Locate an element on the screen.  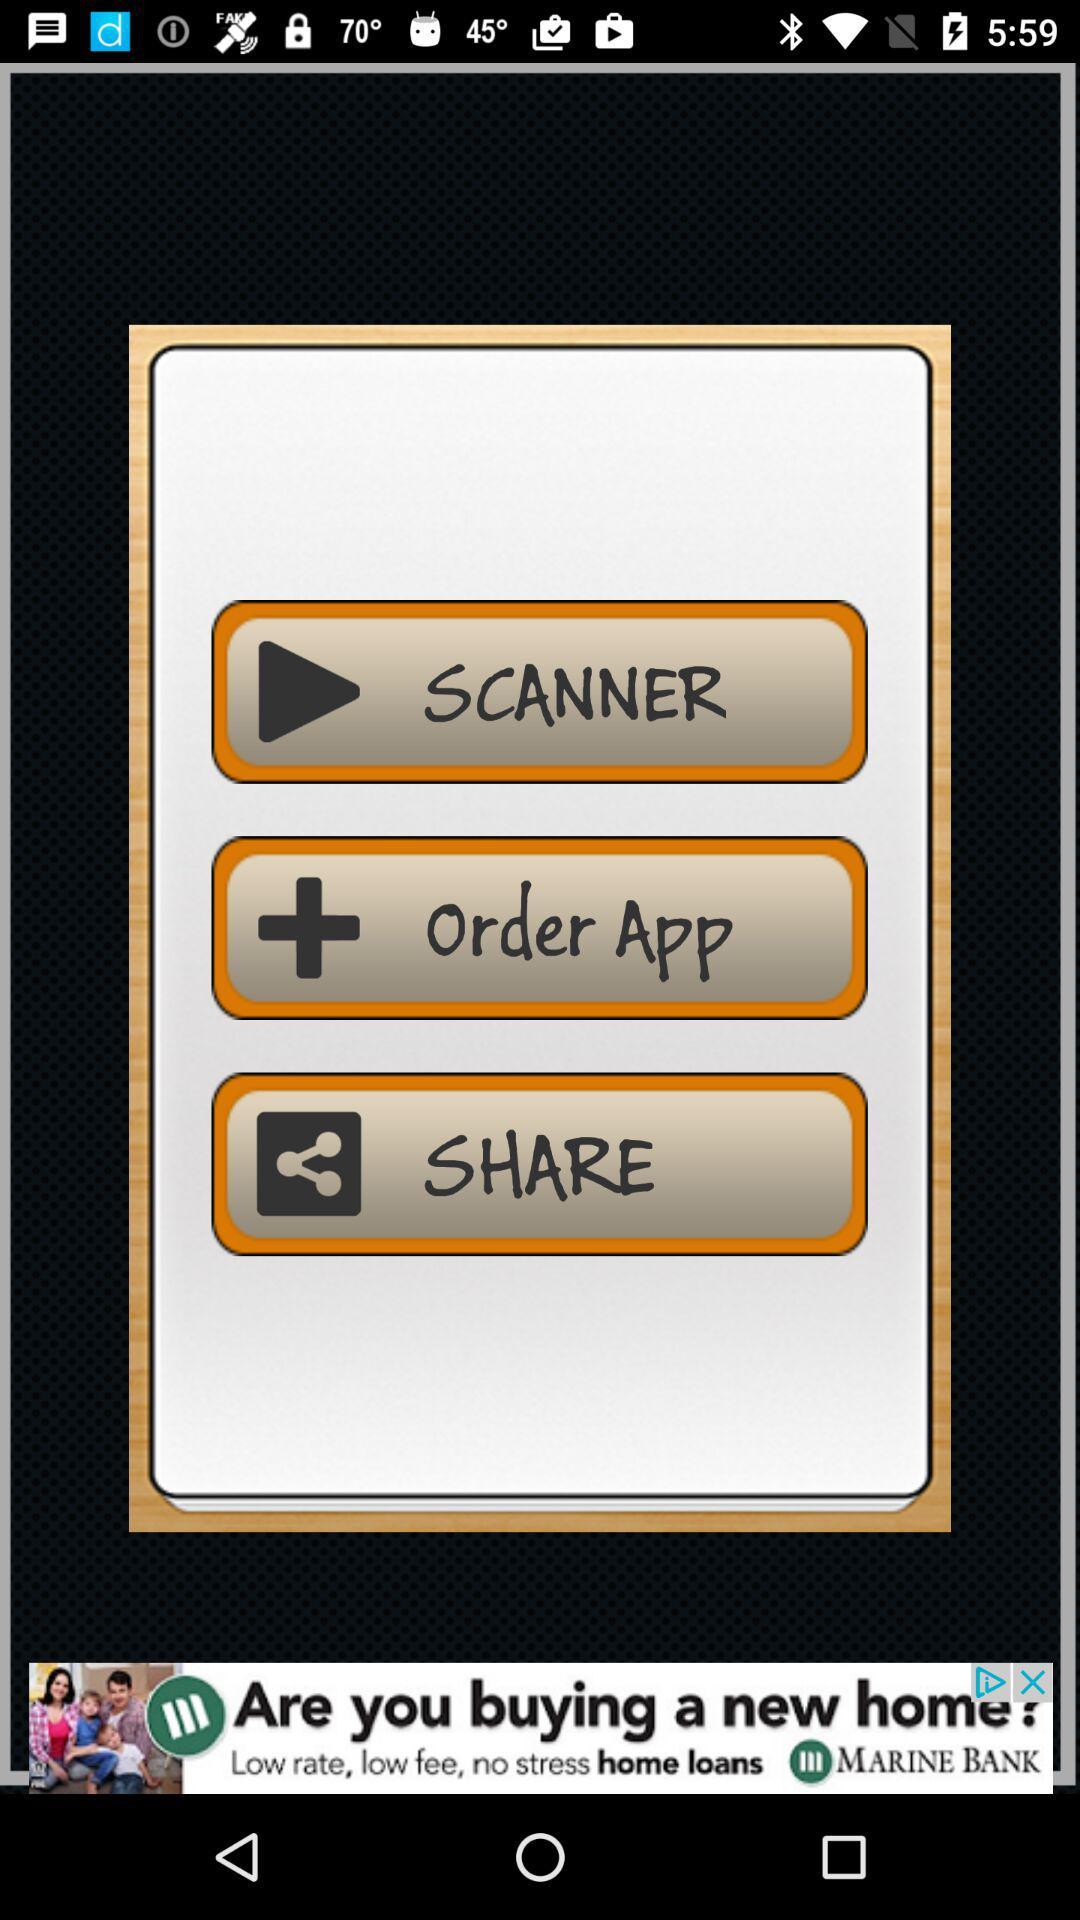
the advertisement is located at coordinates (540, 1727).